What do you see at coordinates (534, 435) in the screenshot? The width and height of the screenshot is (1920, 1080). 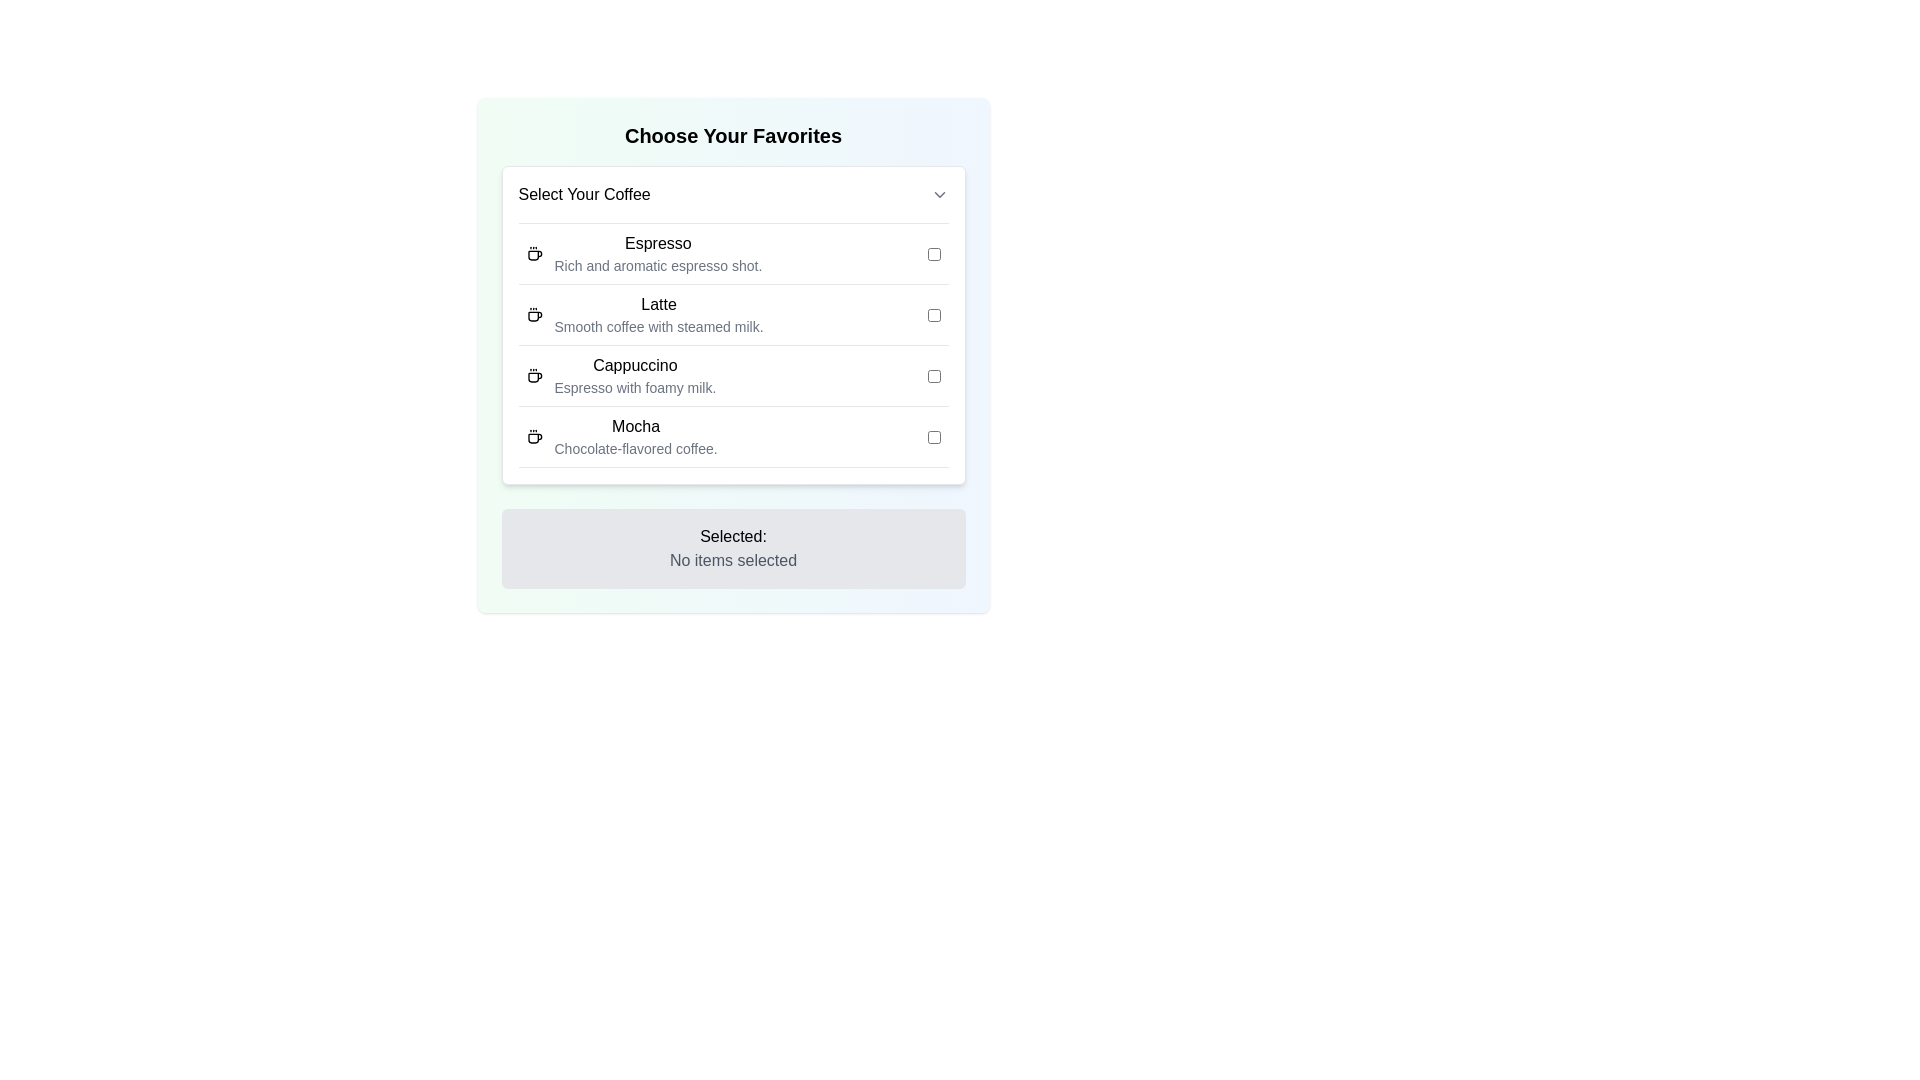 I see `the Mocha coffee icon` at bounding box center [534, 435].